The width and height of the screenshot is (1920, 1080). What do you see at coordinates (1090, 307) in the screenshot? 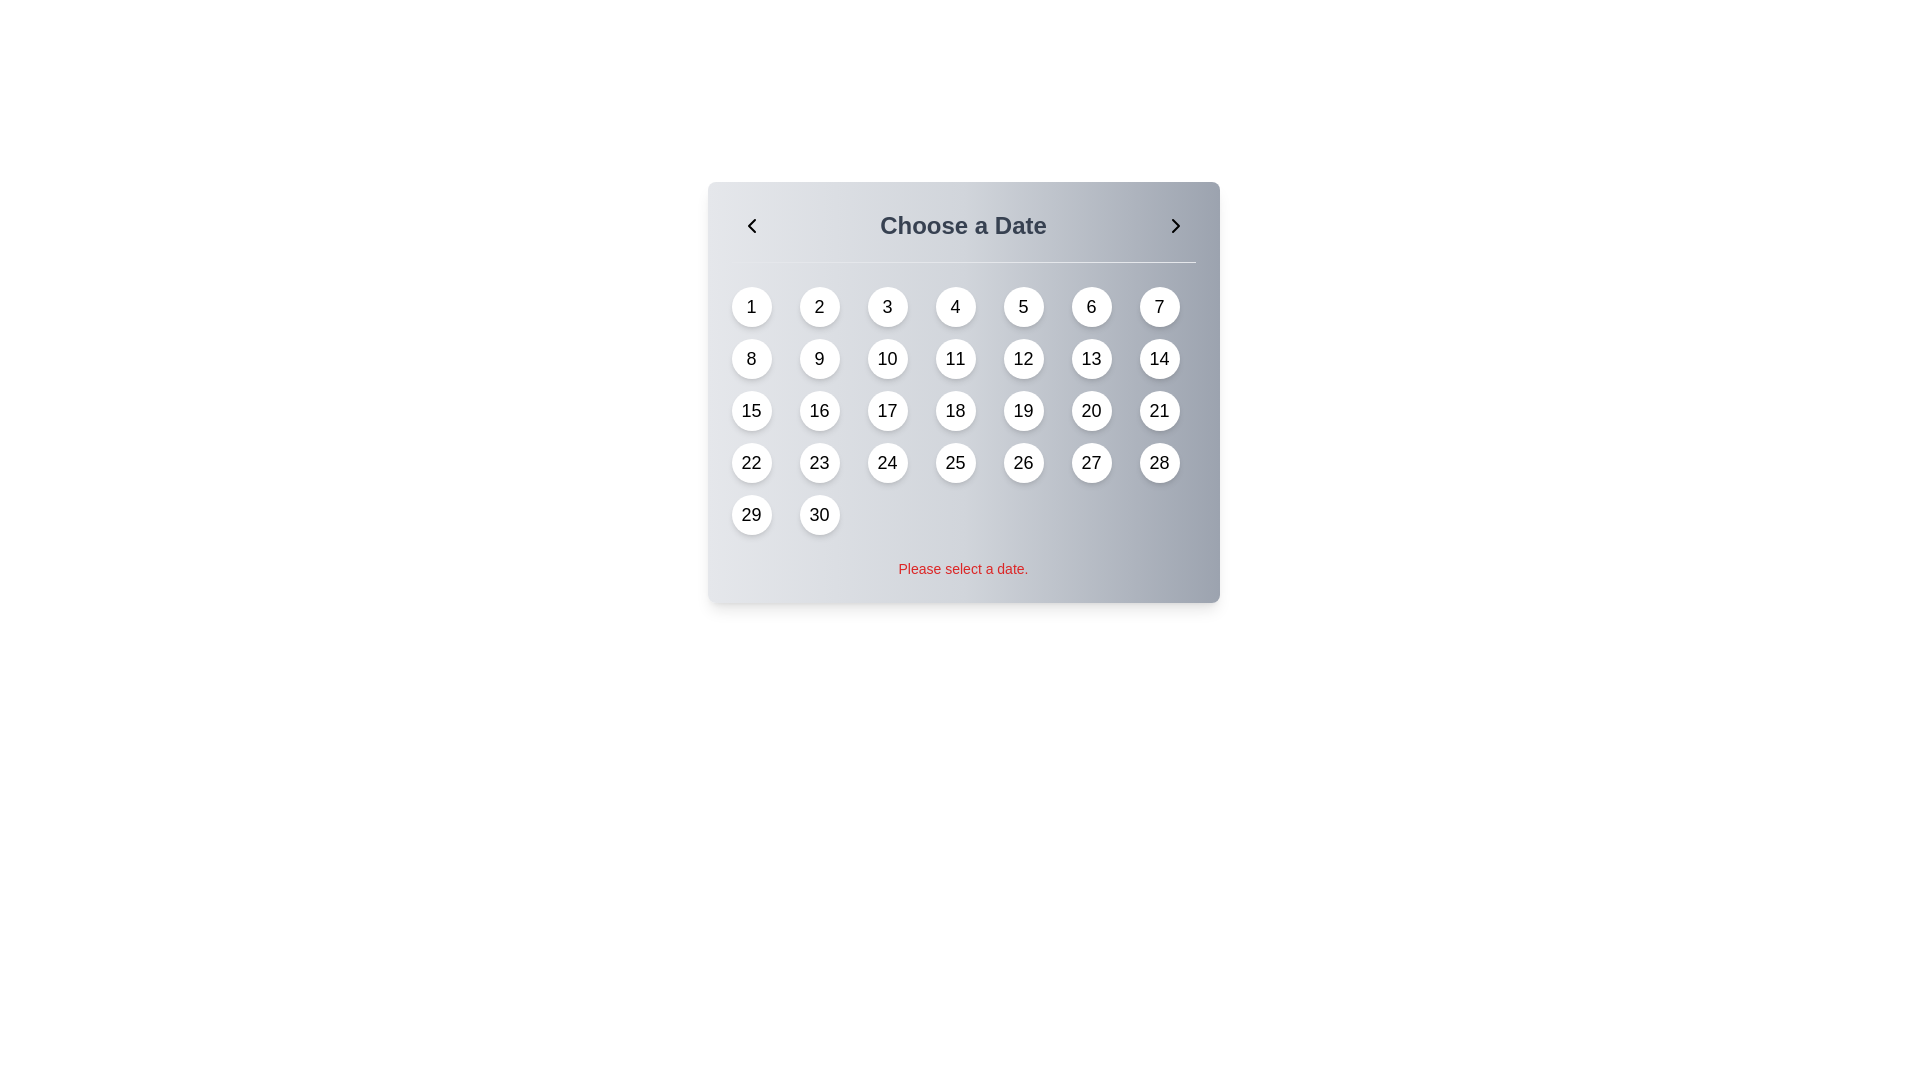
I see `the circular button in the first row, sixth column of the calendar` at bounding box center [1090, 307].